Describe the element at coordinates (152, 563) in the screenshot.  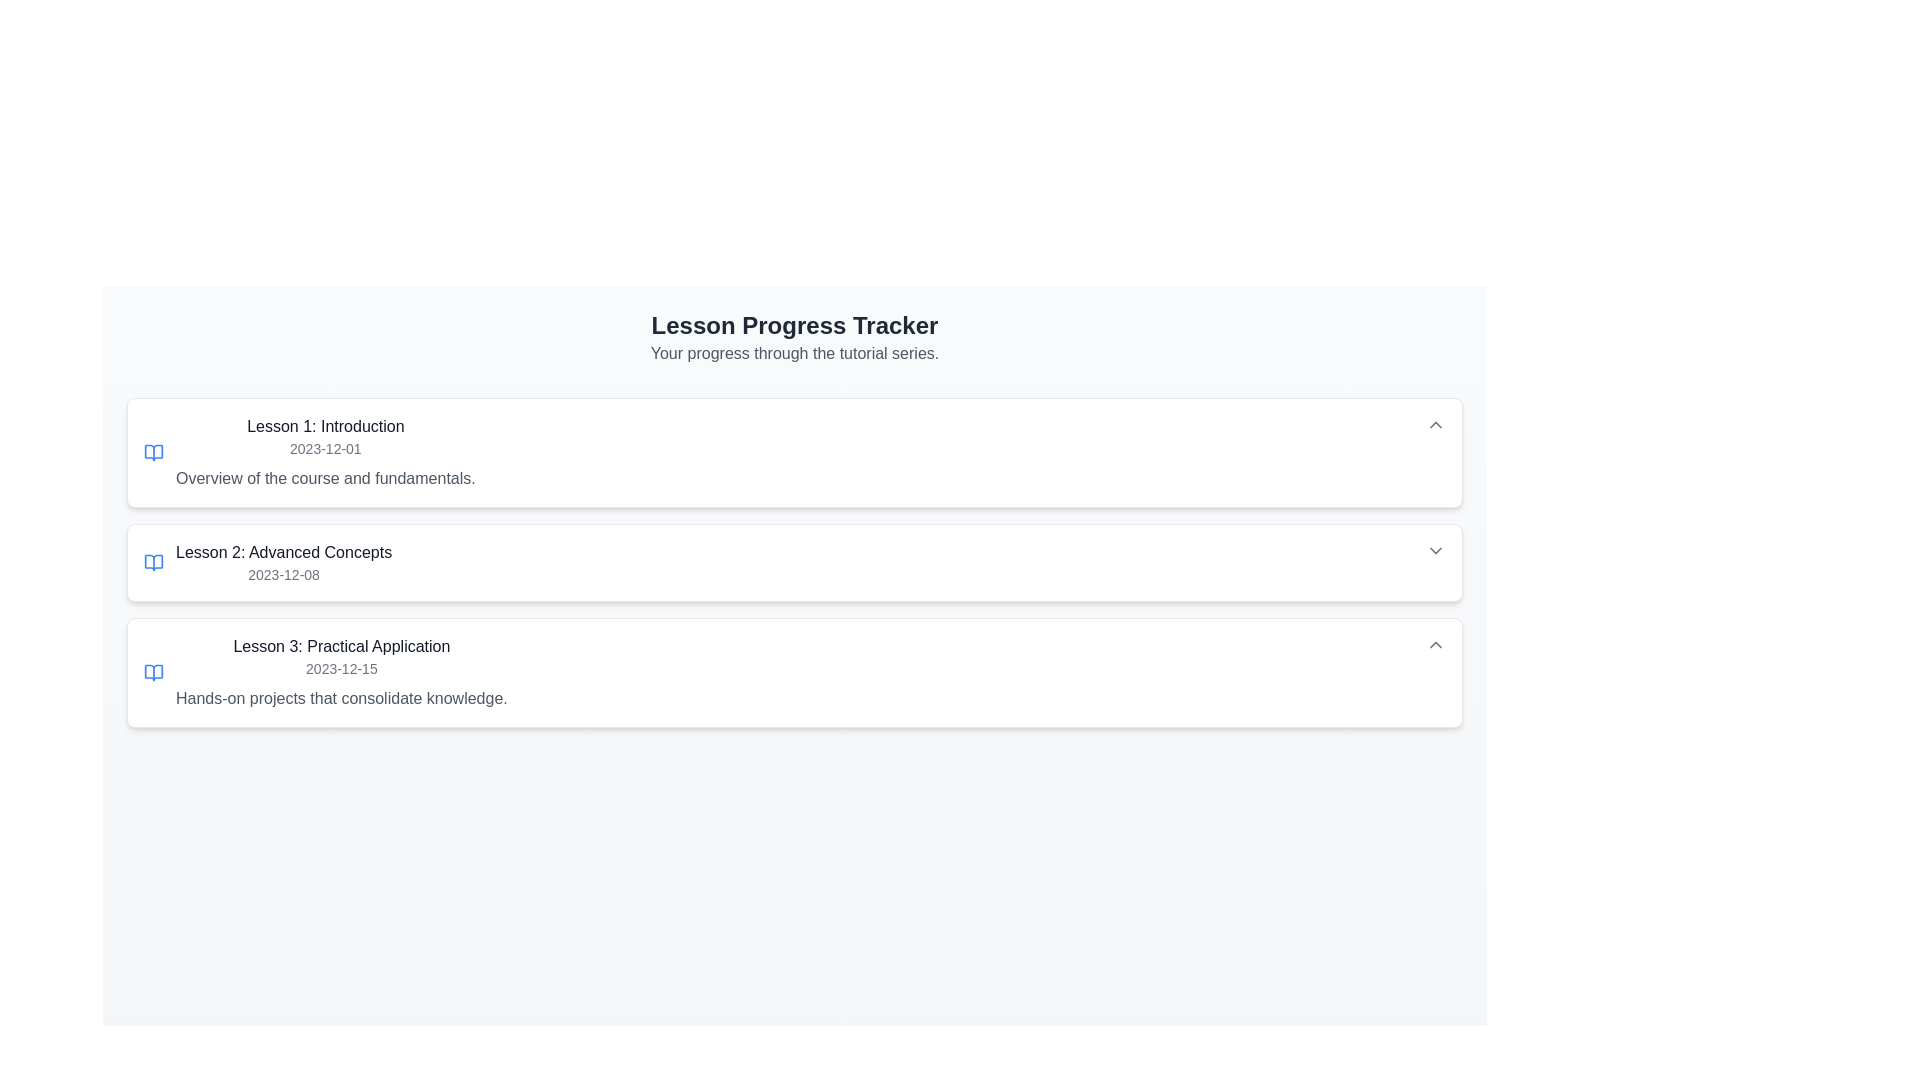
I see `the decorative icon for 'Lesson 2: Advanced Concepts', positioned to the left of the lesson title` at that location.